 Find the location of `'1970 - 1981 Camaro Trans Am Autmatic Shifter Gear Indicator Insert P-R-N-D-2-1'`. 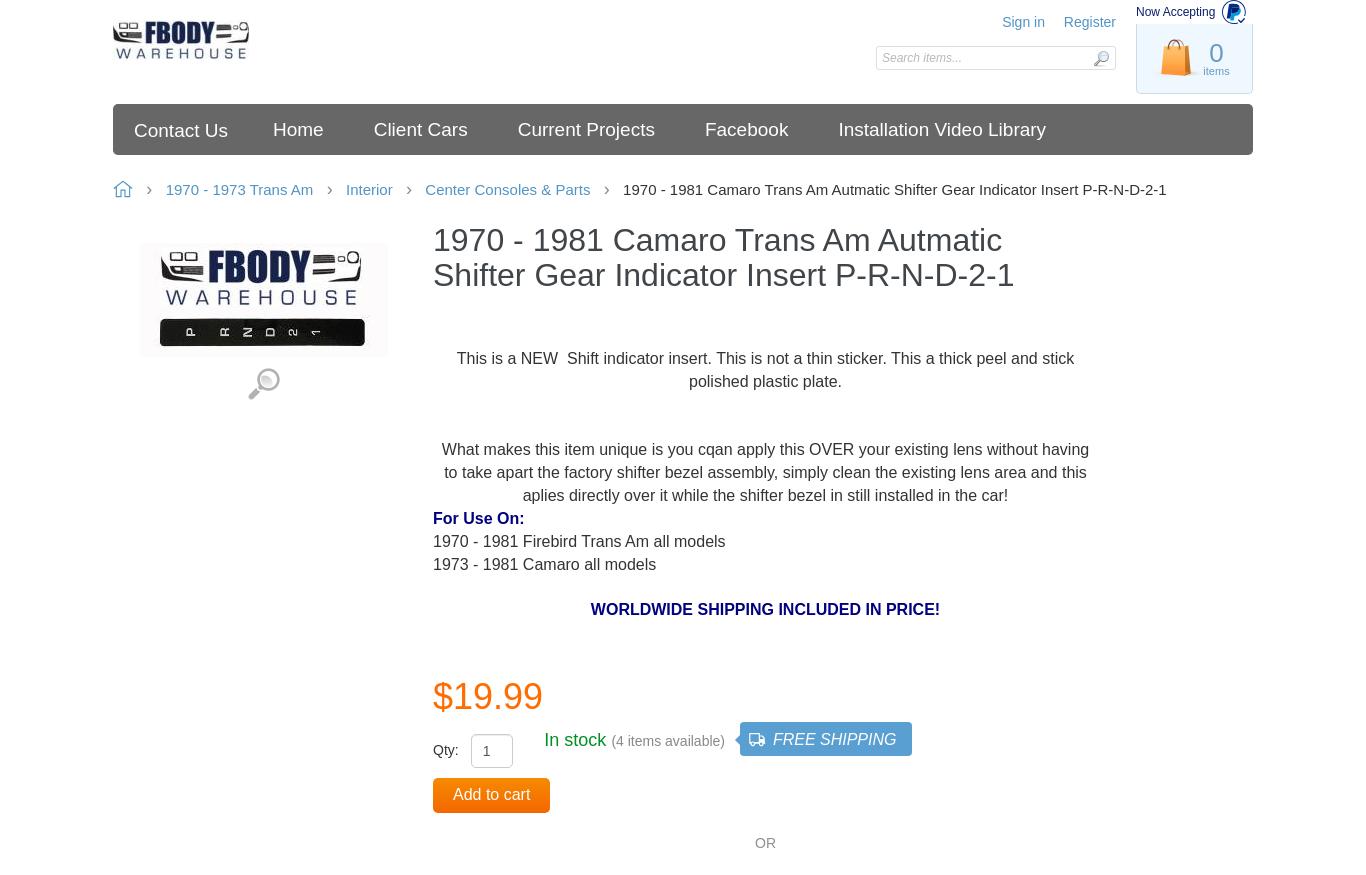

'1970 - 1981 Camaro Trans Am Autmatic Shifter Gear Indicator Insert P-R-N-D-2-1' is located at coordinates (893, 189).